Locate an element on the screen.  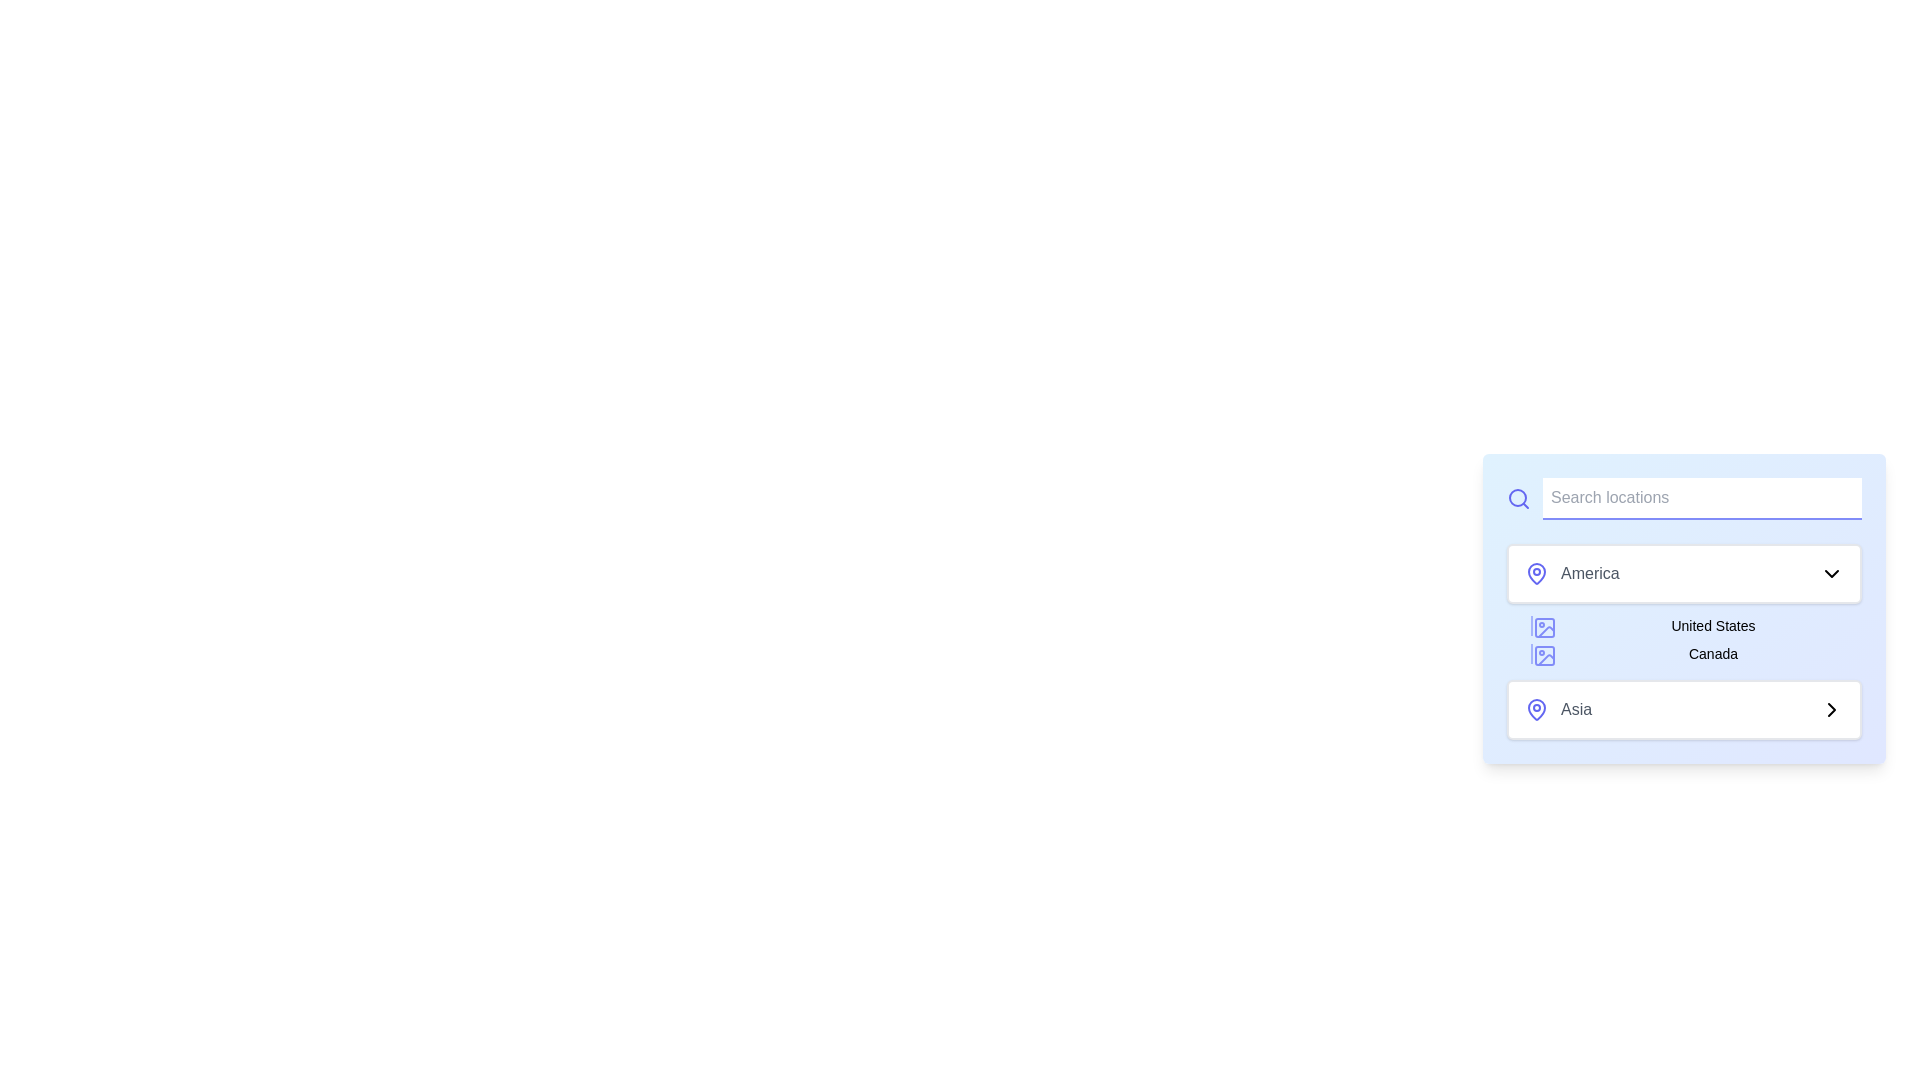
the selectable list item labeled 'Asia' with a location marker icon is located at coordinates (1557, 708).